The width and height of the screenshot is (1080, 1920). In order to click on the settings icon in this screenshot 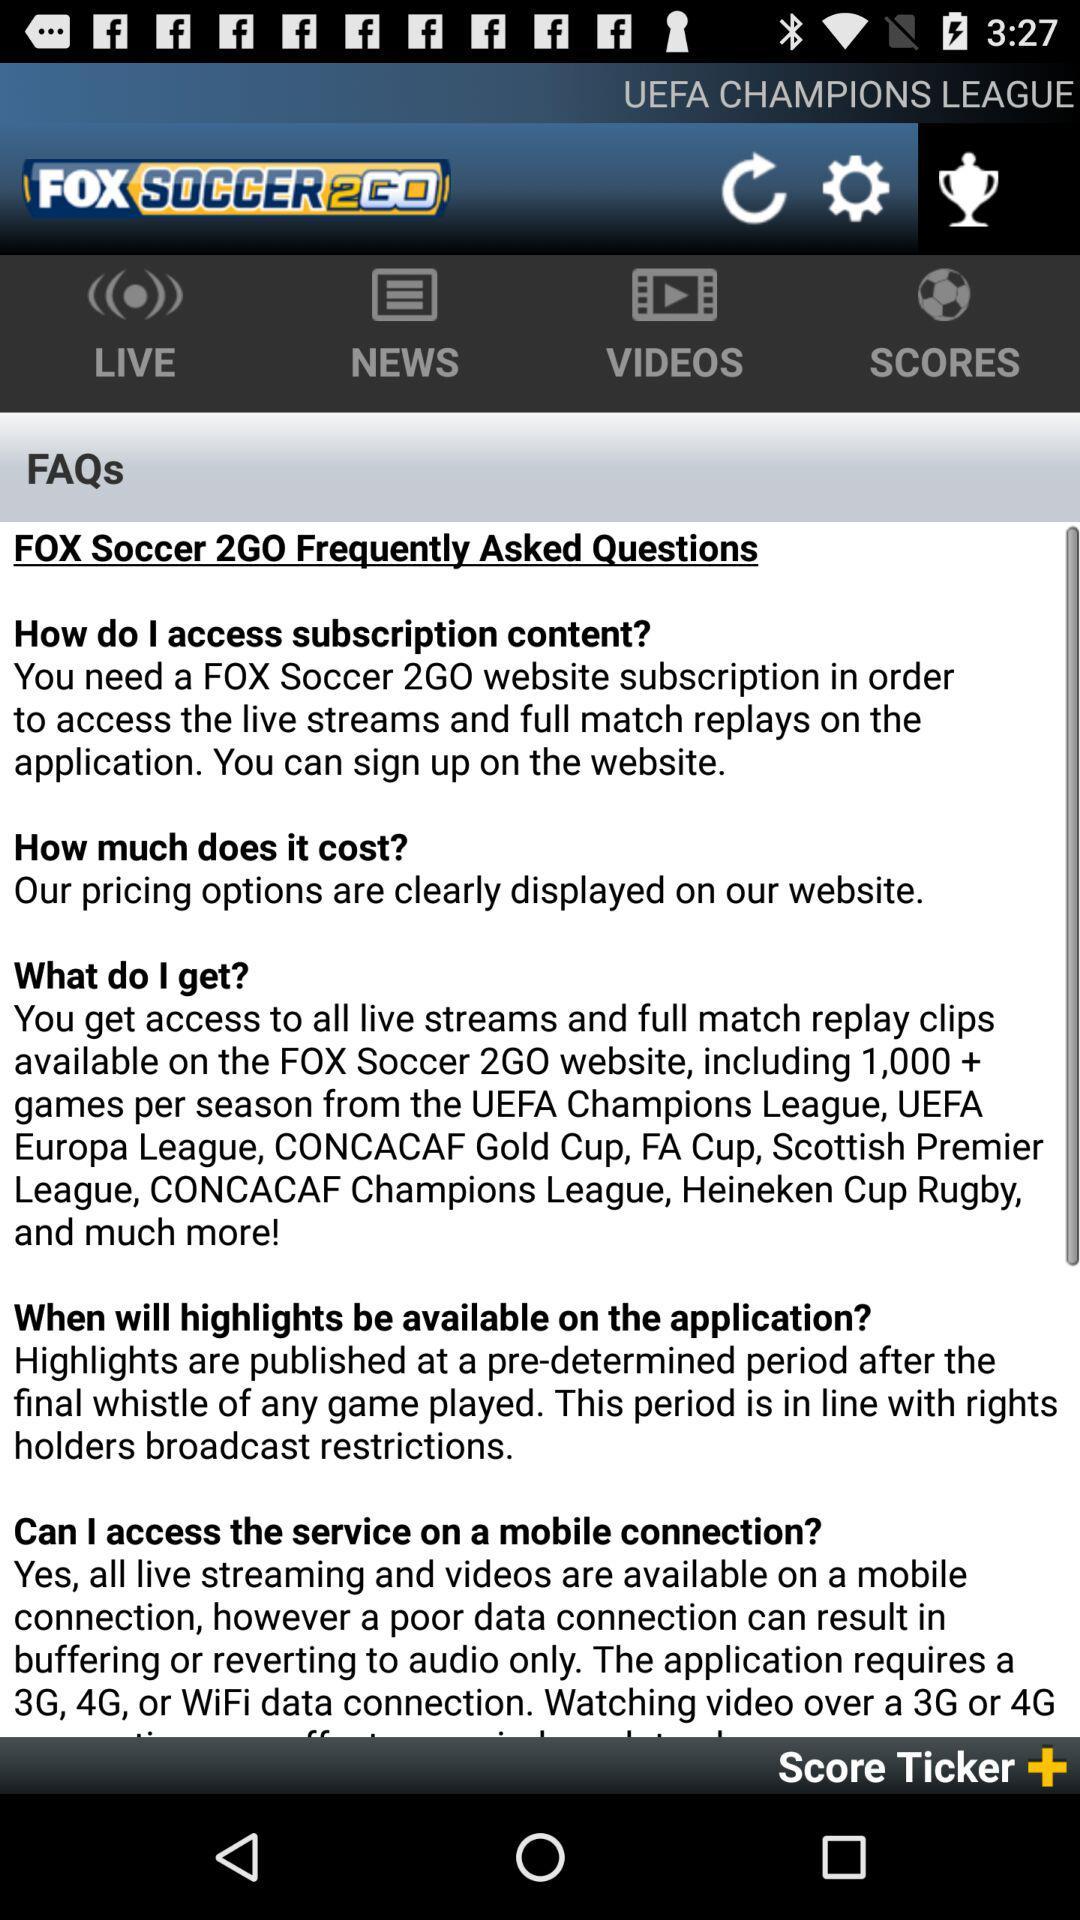, I will do `click(855, 201)`.